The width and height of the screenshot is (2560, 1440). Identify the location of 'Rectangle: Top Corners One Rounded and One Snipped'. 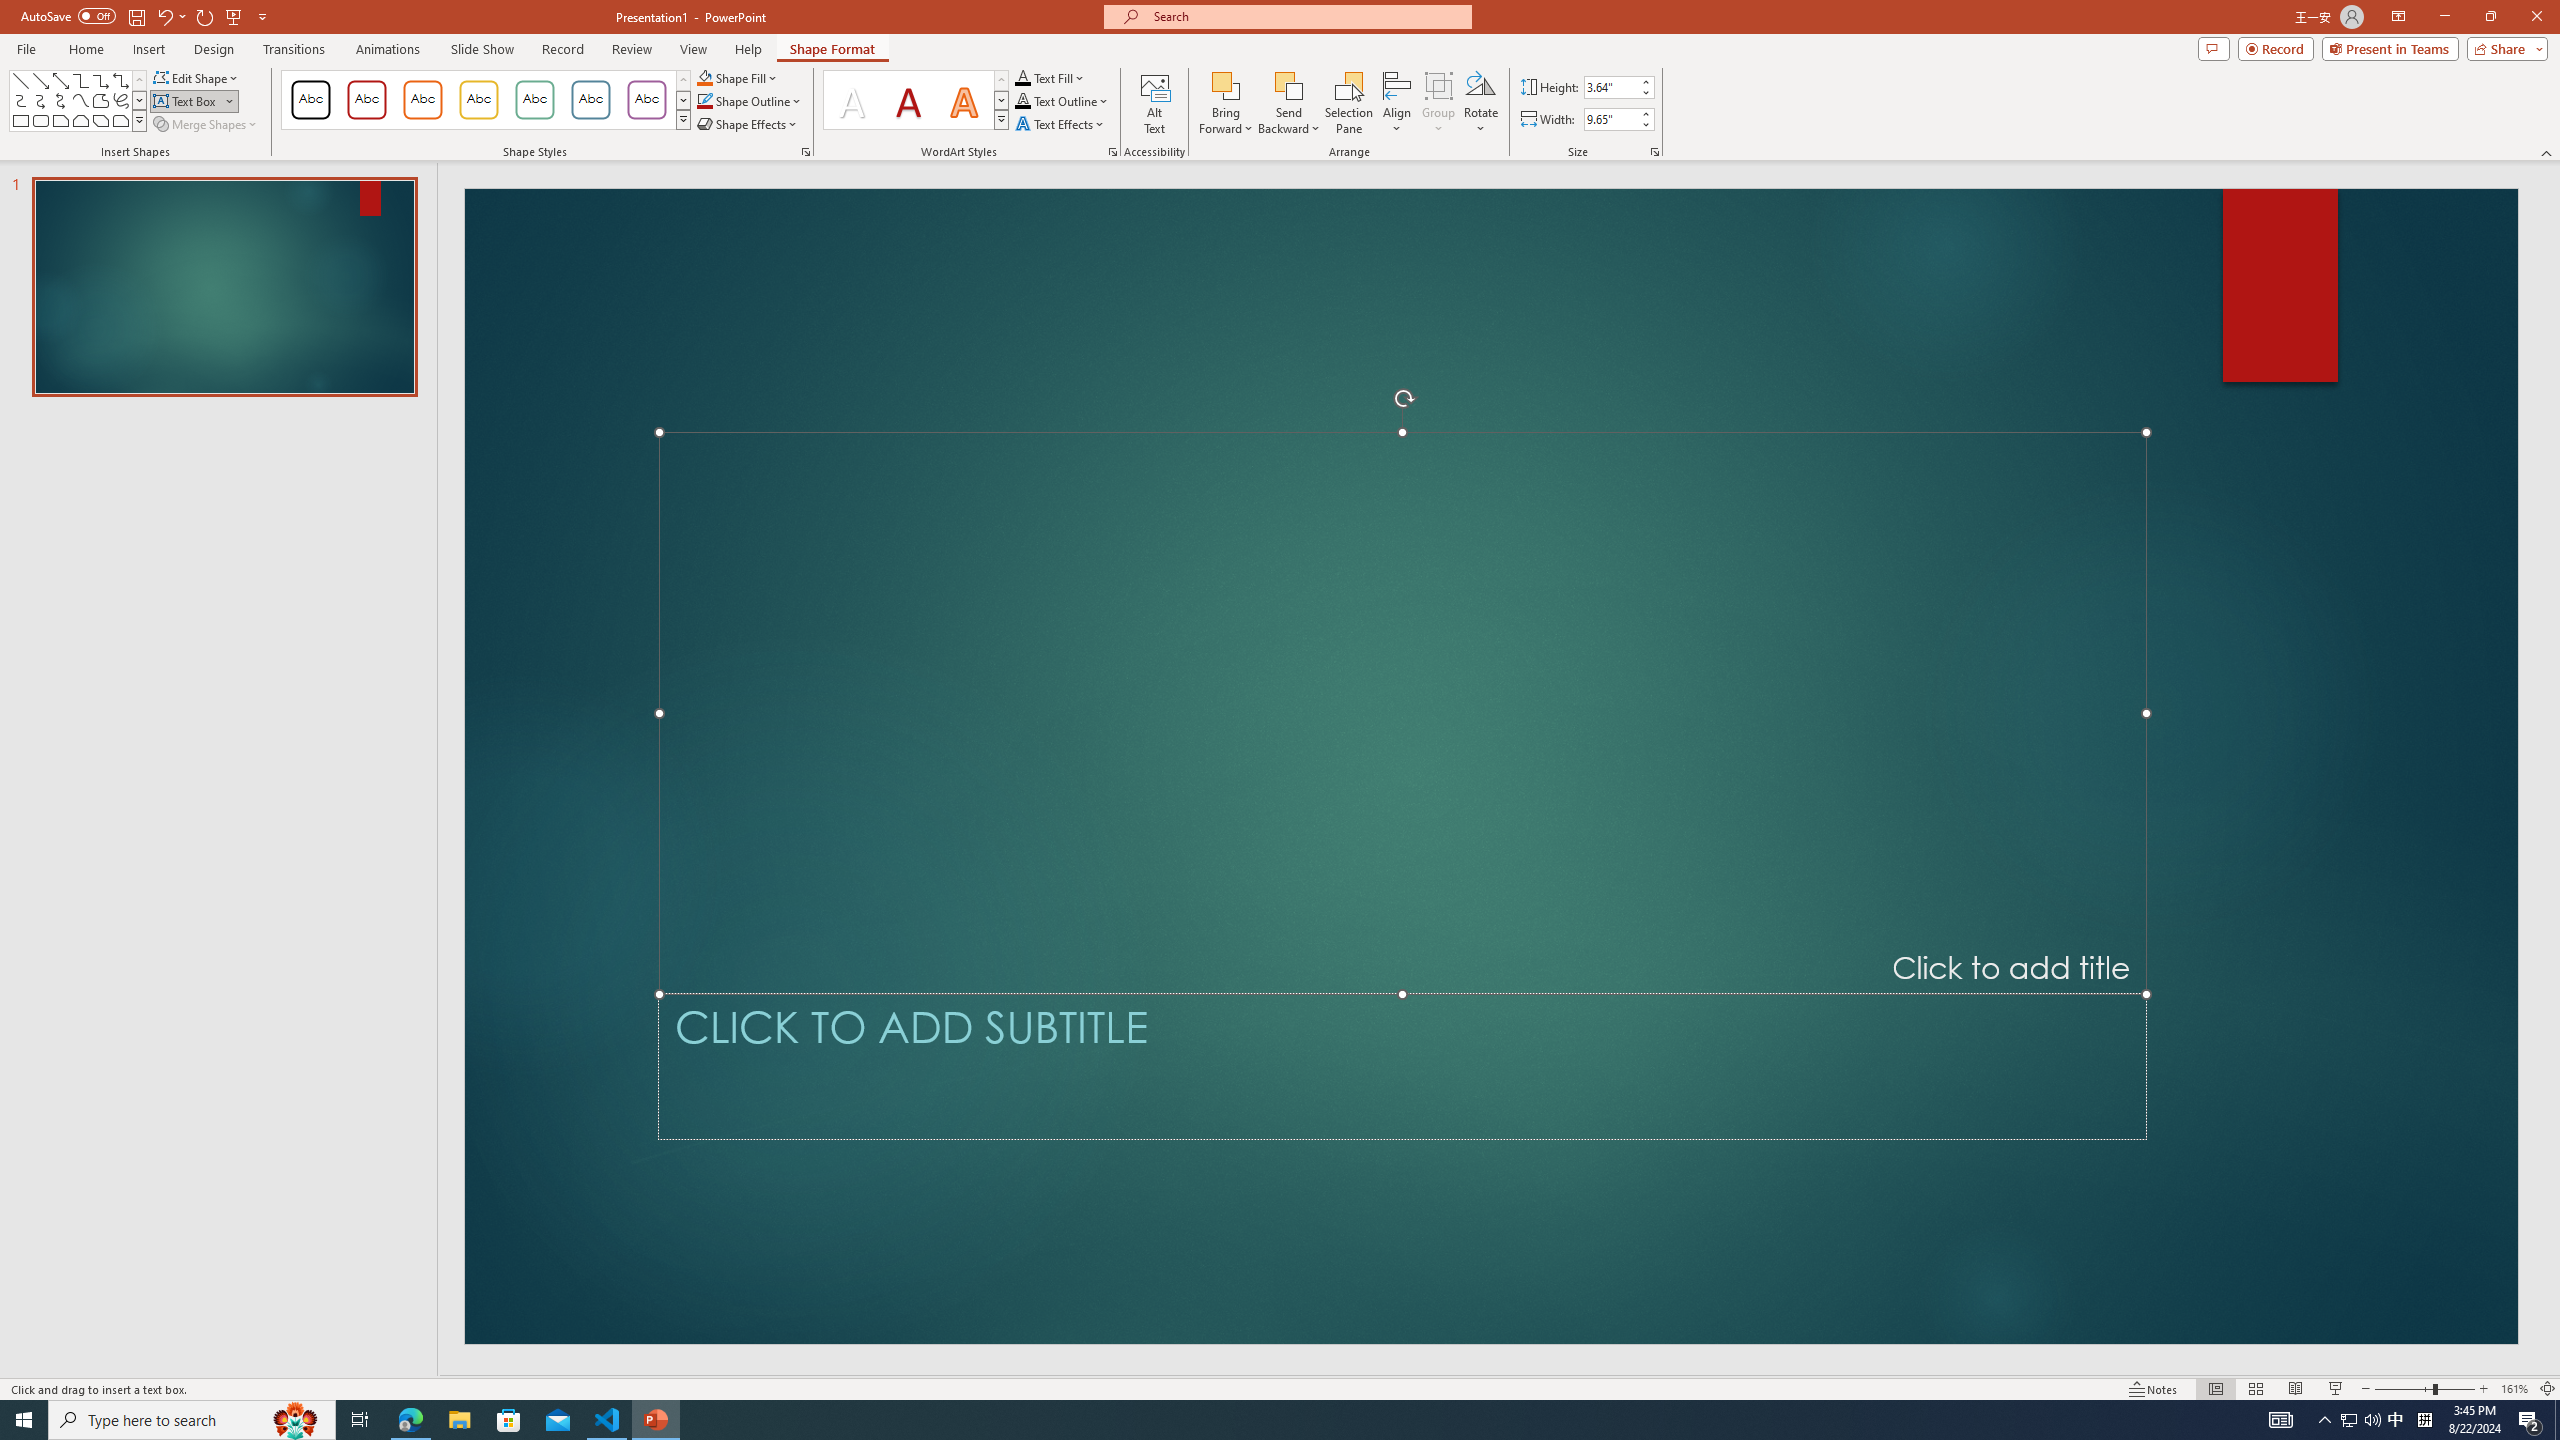
(119, 119).